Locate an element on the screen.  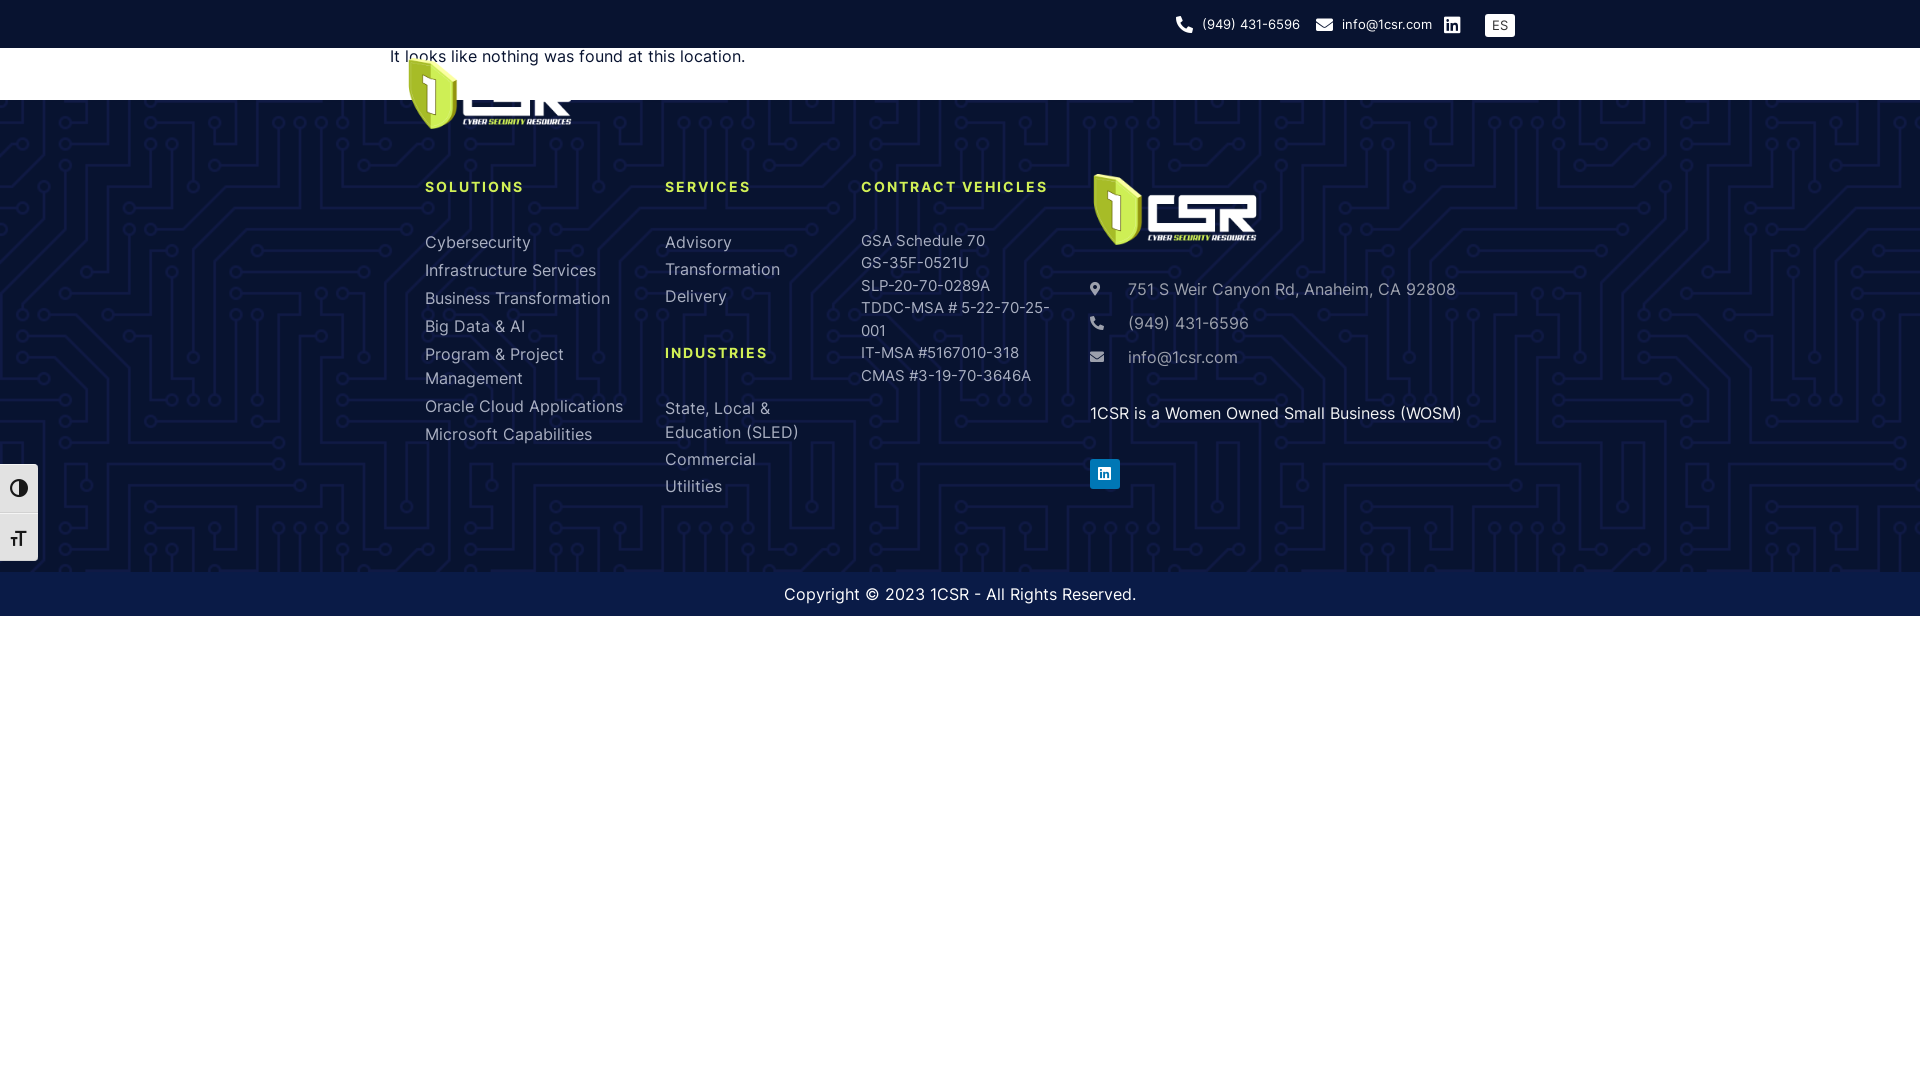
'Delivery' is located at coordinates (665, 296).